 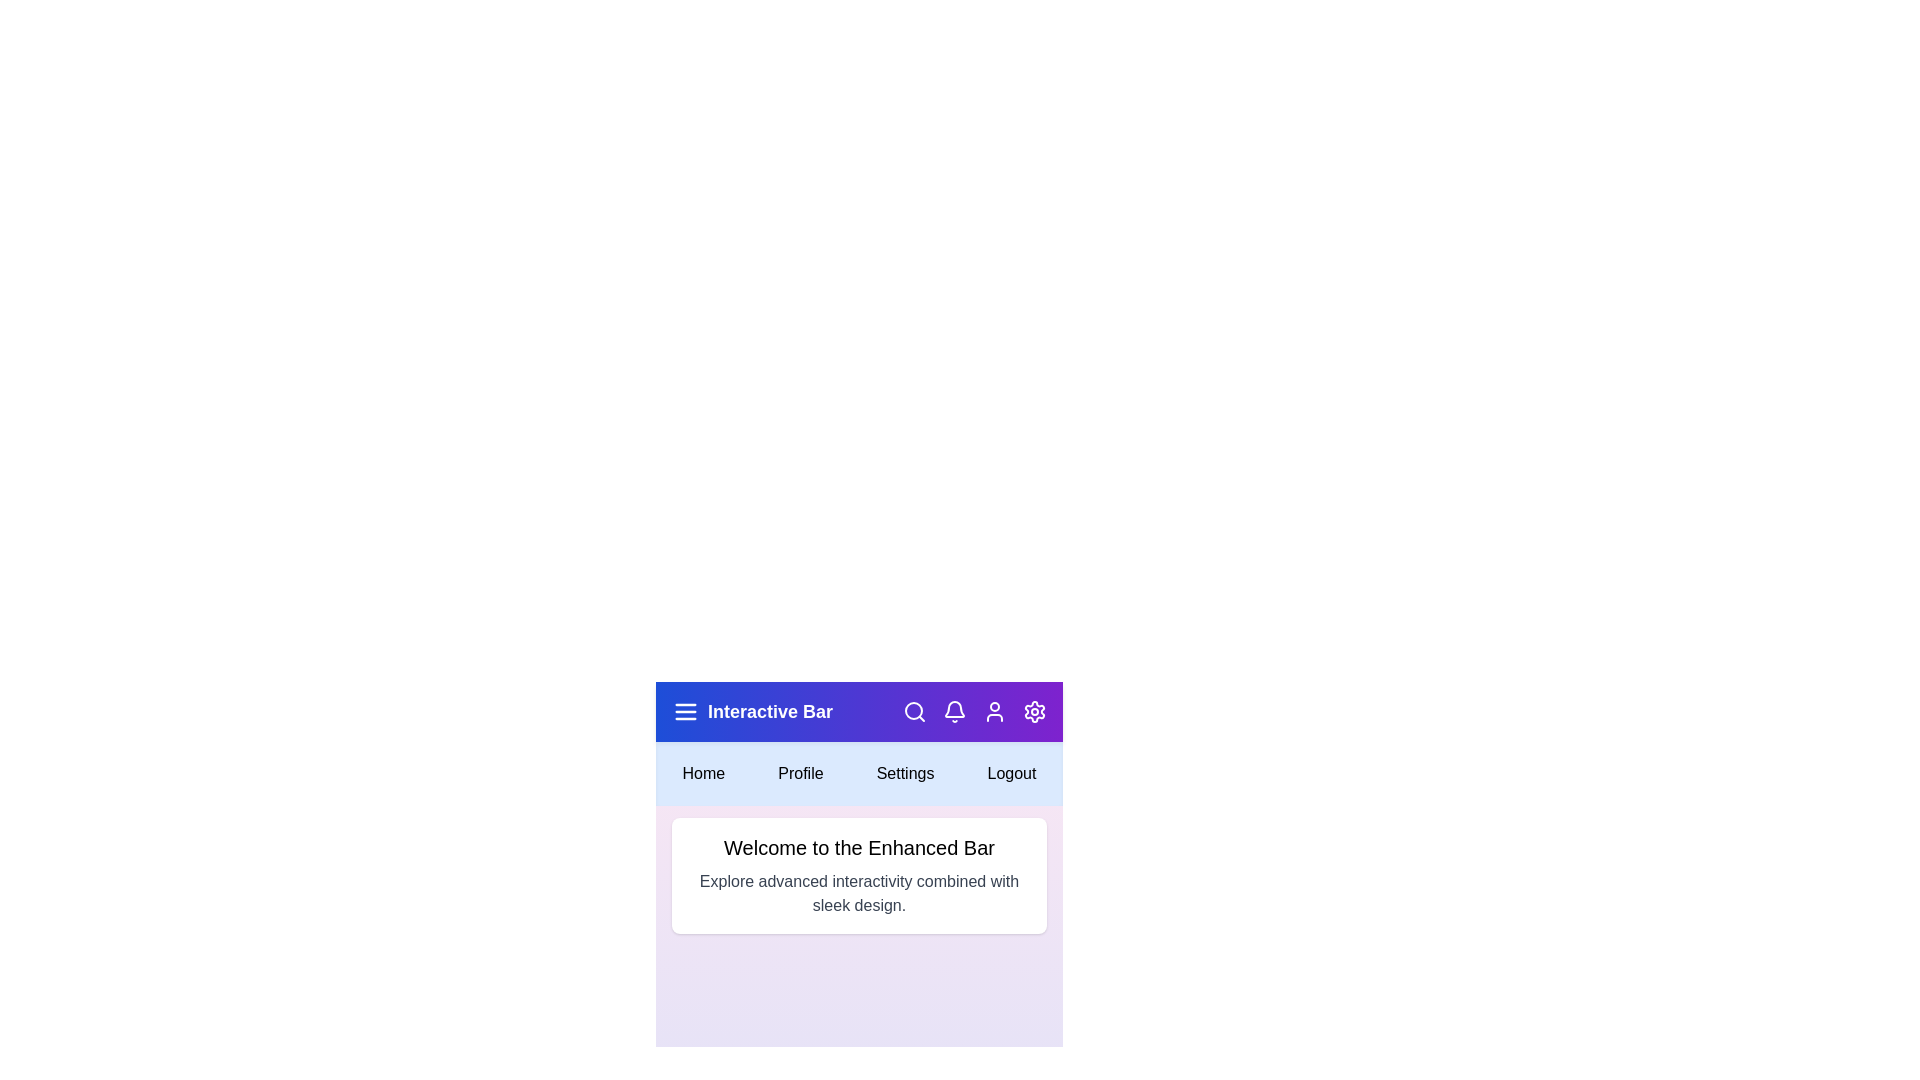 What do you see at coordinates (914, 711) in the screenshot?
I see `the search icon in the app bar` at bounding box center [914, 711].